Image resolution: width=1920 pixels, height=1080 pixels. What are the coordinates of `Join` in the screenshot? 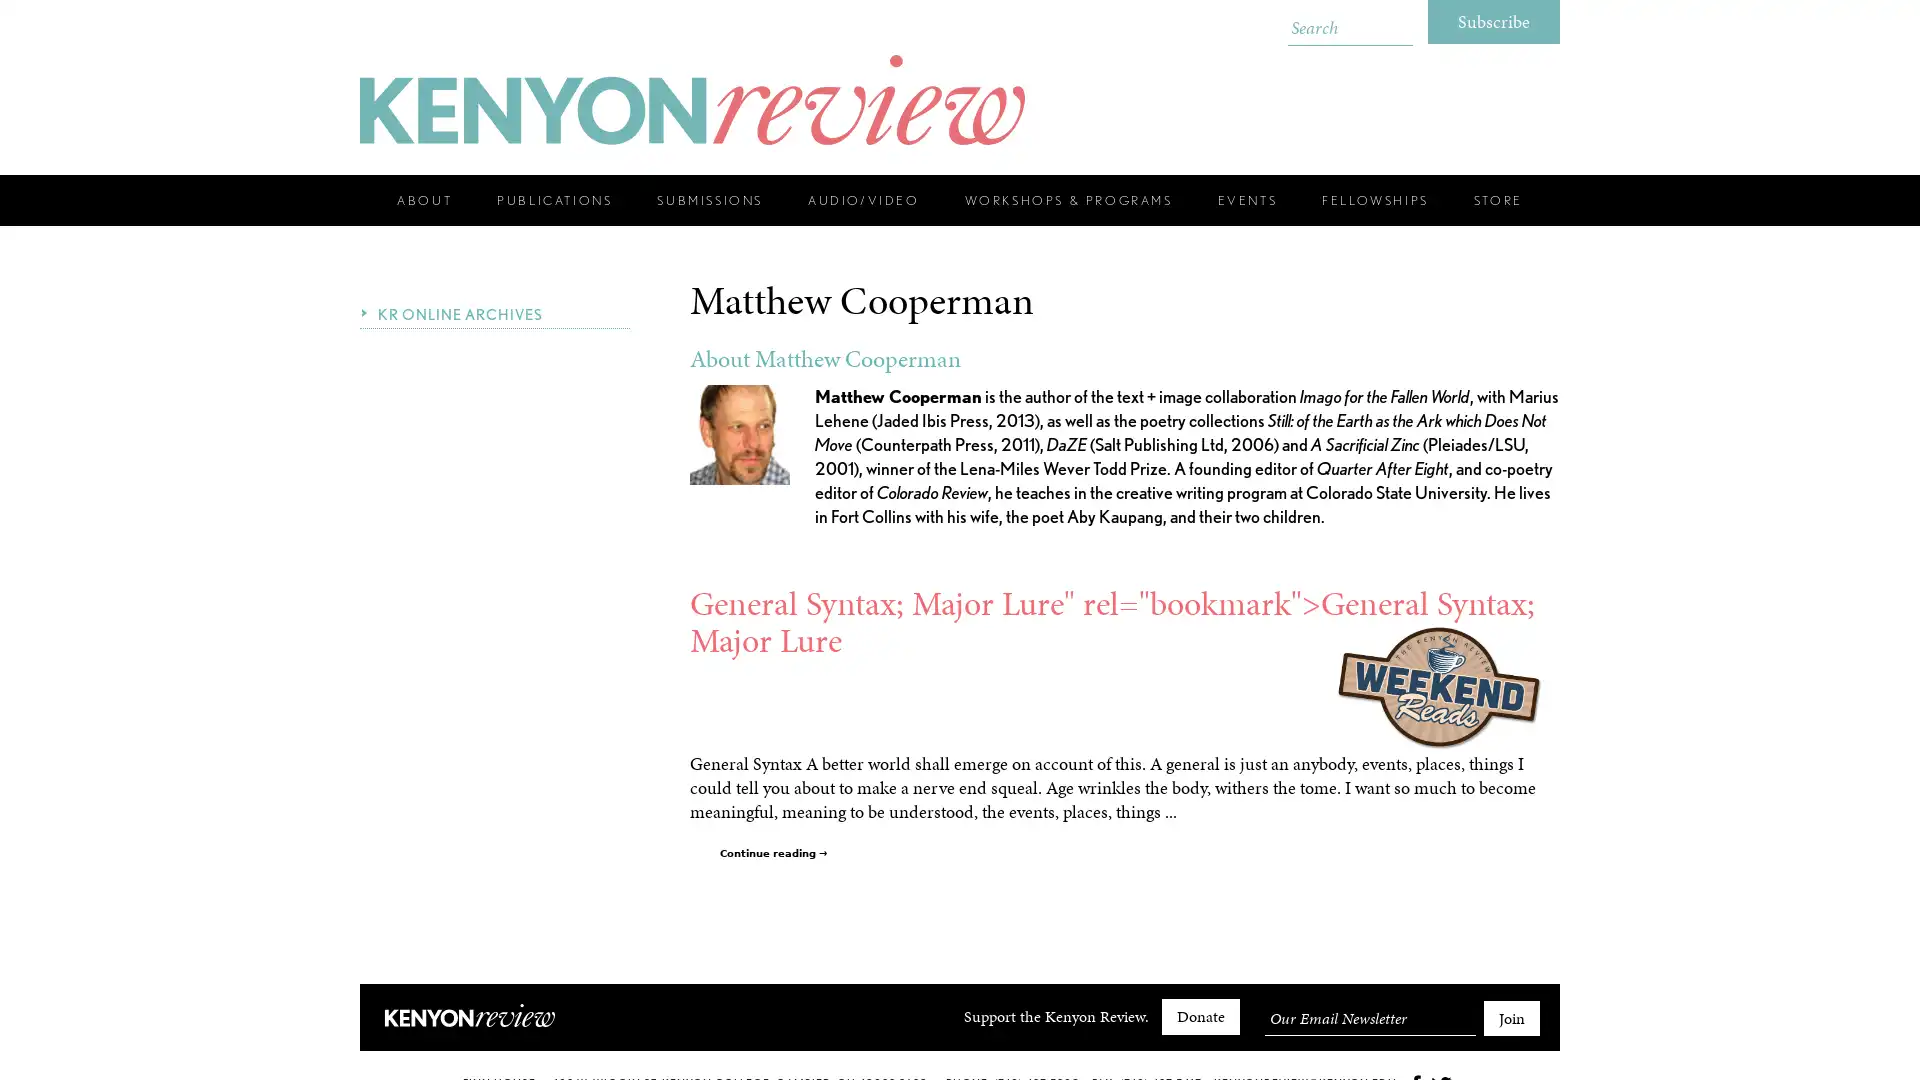 It's located at (1512, 1018).